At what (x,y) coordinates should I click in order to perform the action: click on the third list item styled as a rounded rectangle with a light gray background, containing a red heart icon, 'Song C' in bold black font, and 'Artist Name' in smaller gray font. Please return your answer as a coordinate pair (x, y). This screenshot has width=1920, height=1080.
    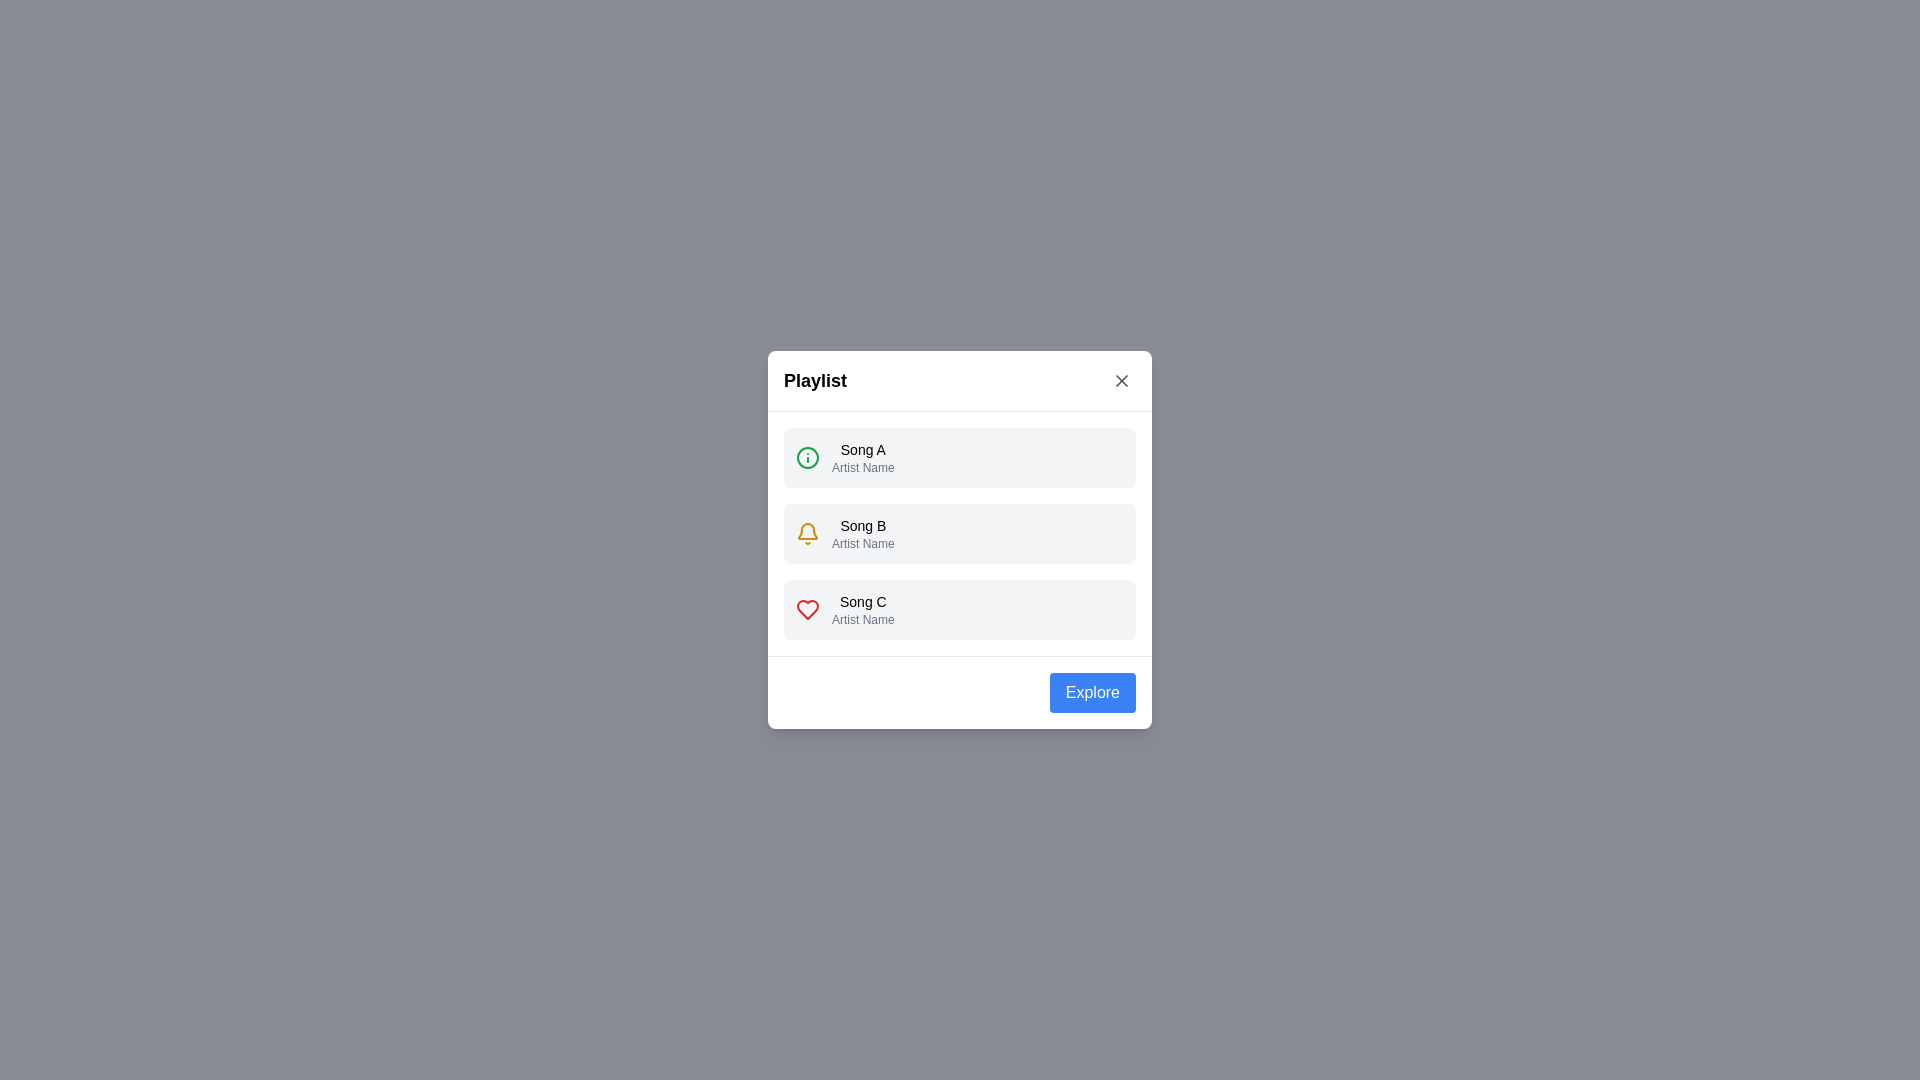
    Looking at the image, I should click on (960, 608).